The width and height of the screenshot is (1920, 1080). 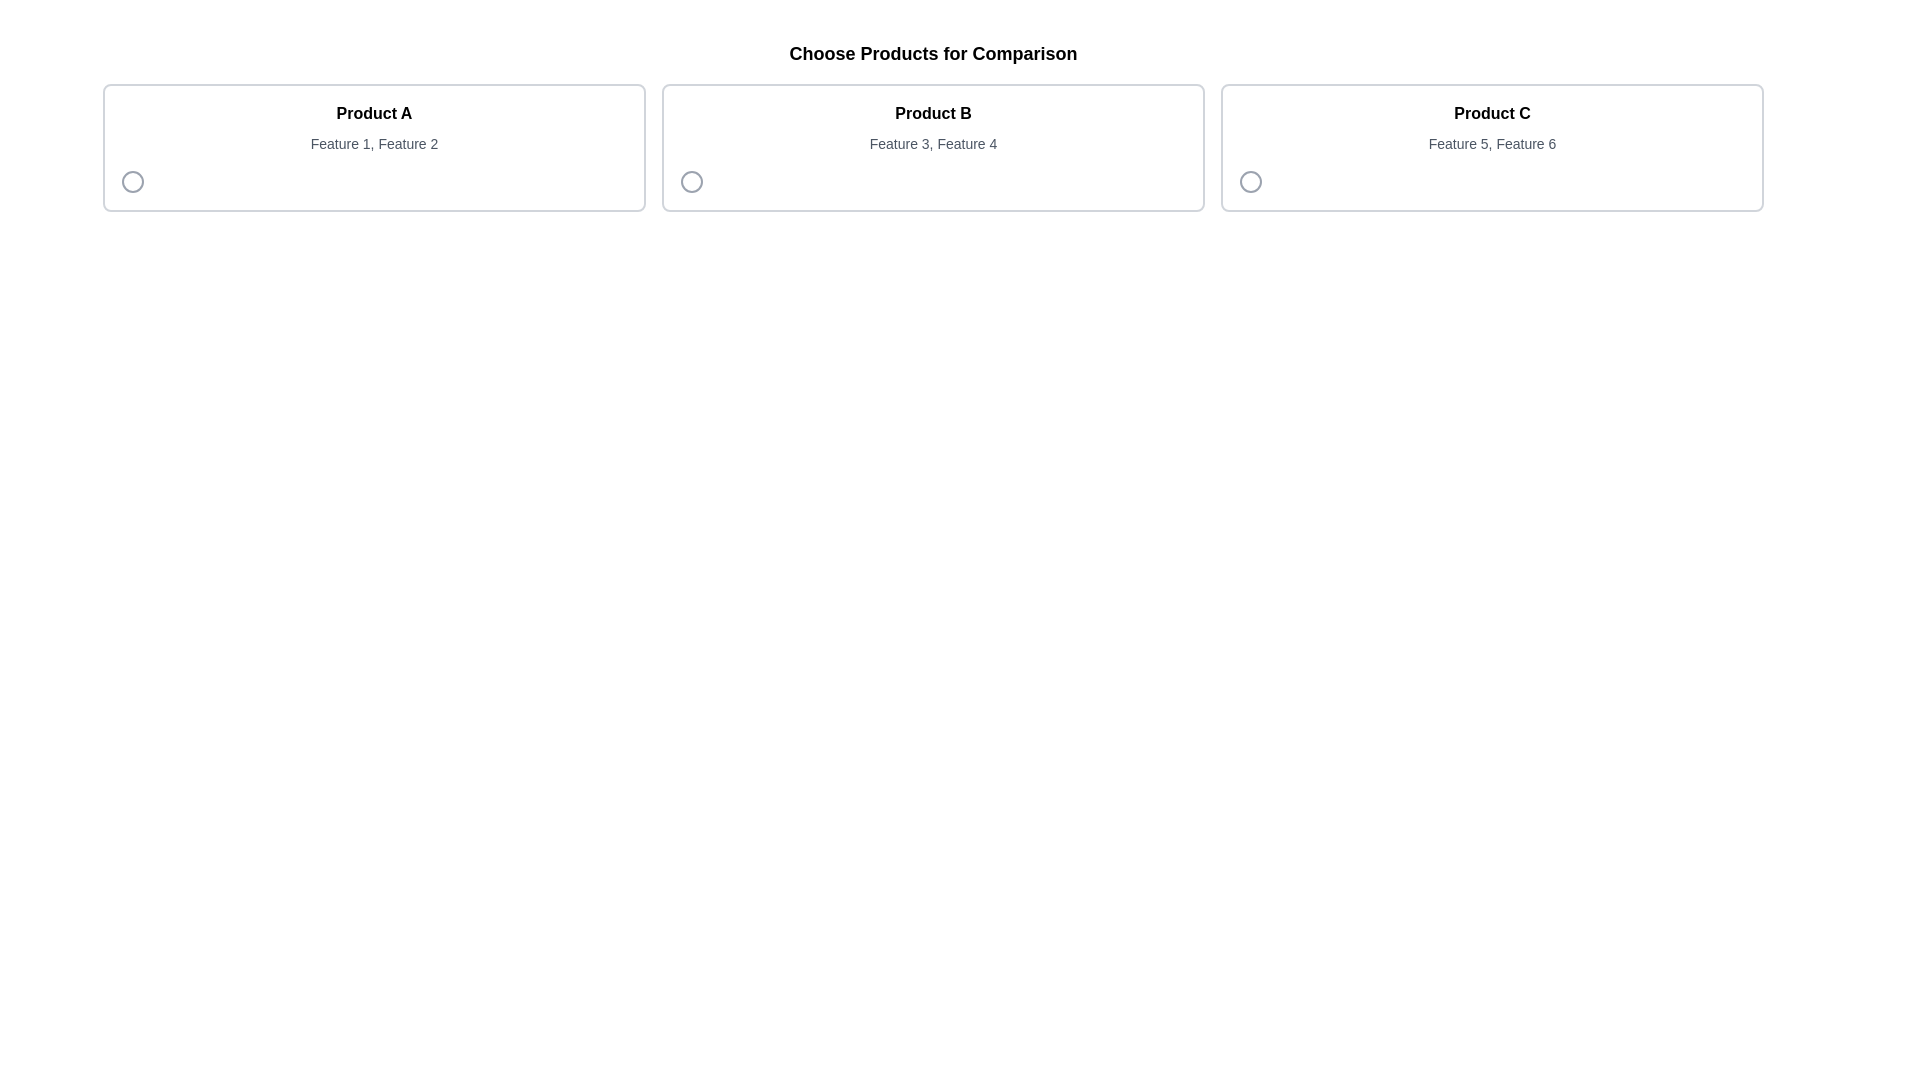 I want to click on the text label displaying 'Feature 3, Feature 4' located under the 'Product B' header, so click(x=932, y=142).